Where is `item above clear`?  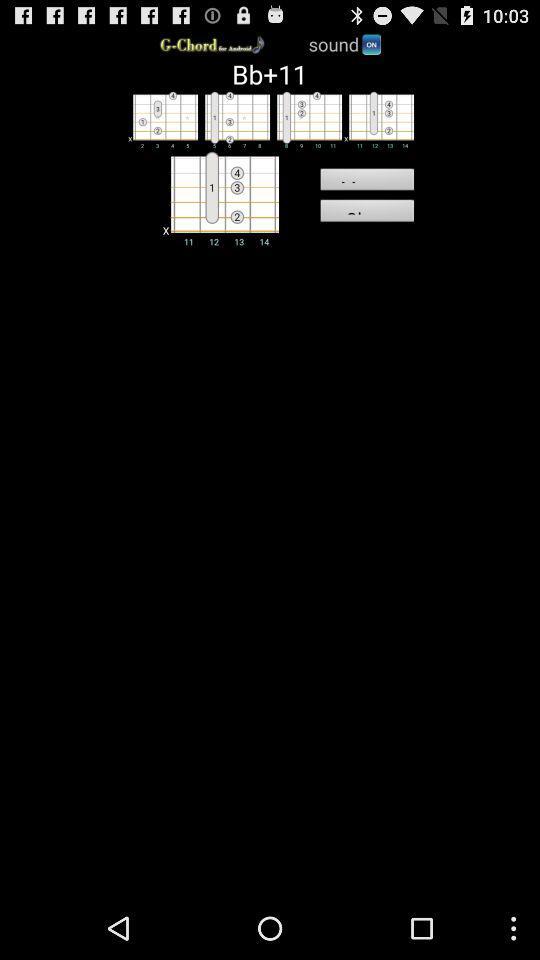 item above clear is located at coordinates (366, 182).